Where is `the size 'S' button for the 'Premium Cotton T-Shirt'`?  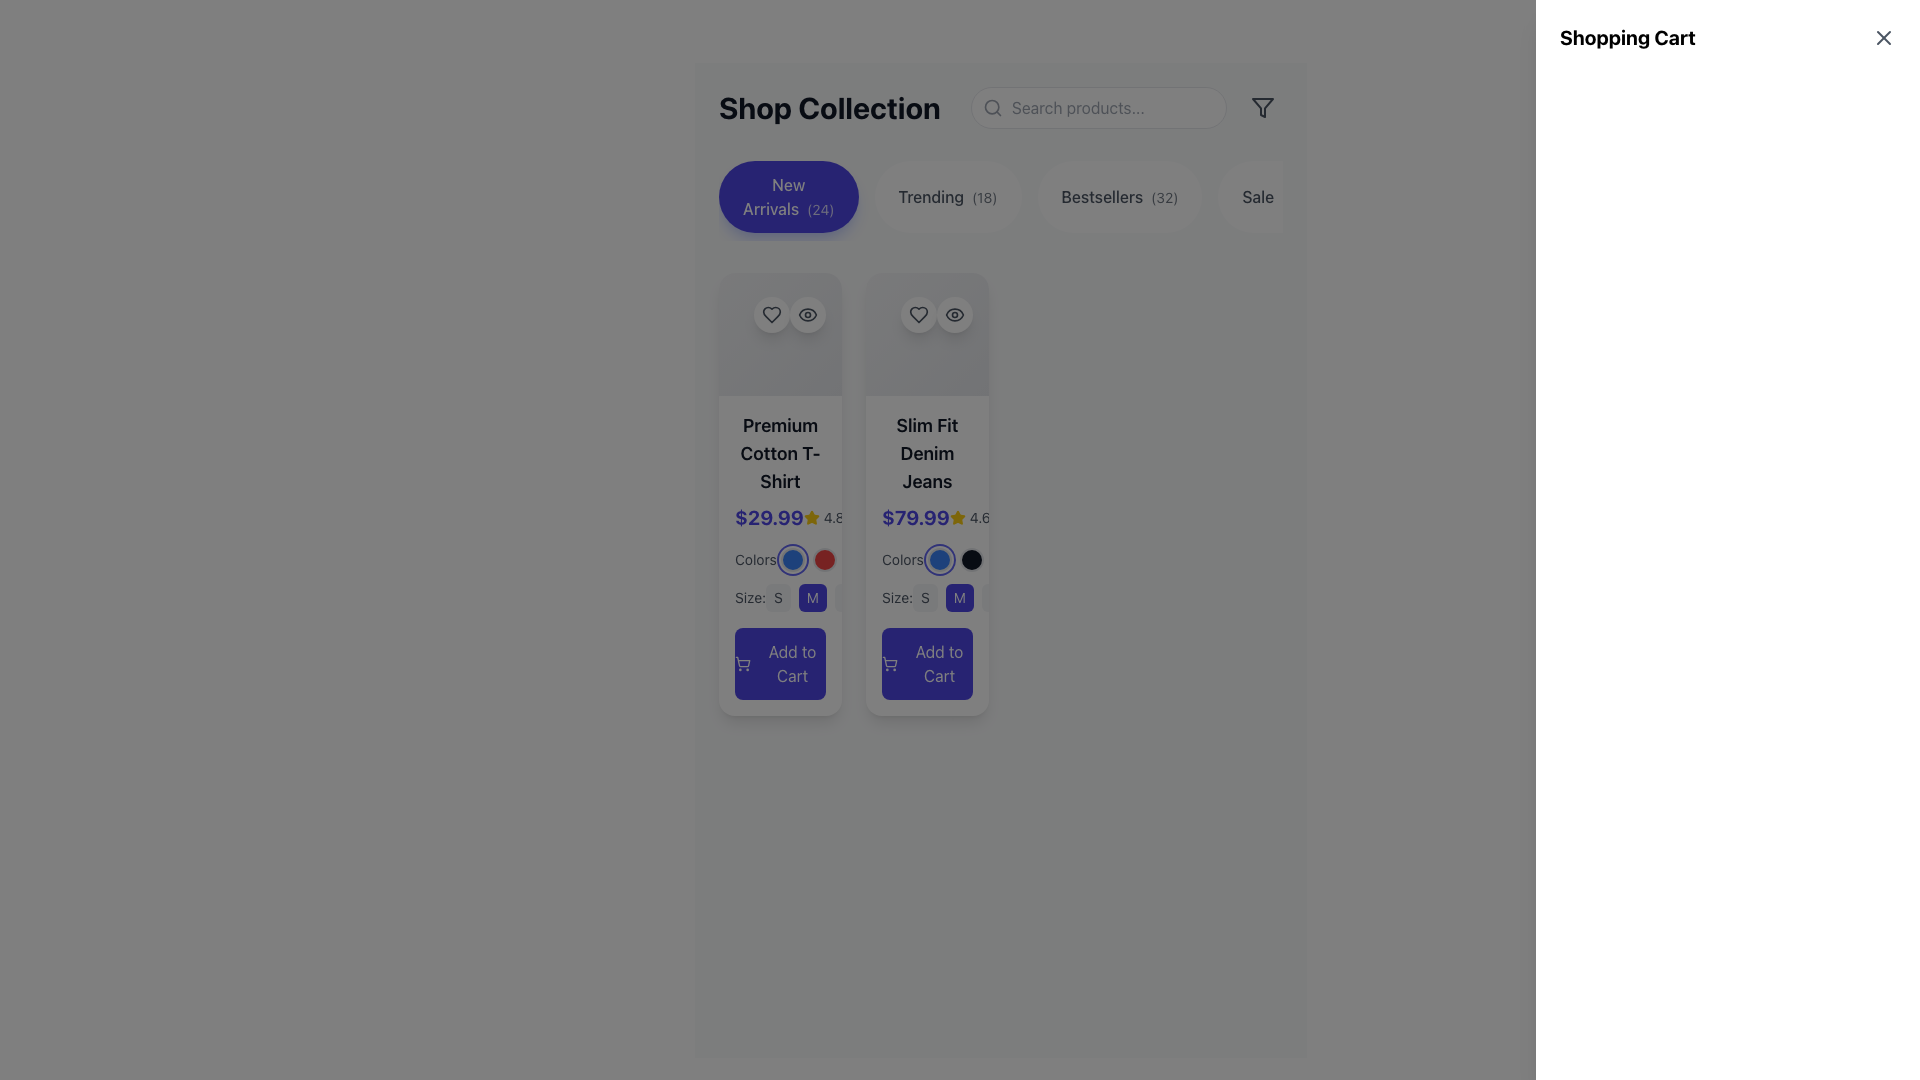
the size 'S' button for the 'Premium Cotton T-Shirt' is located at coordinates (777, 596).